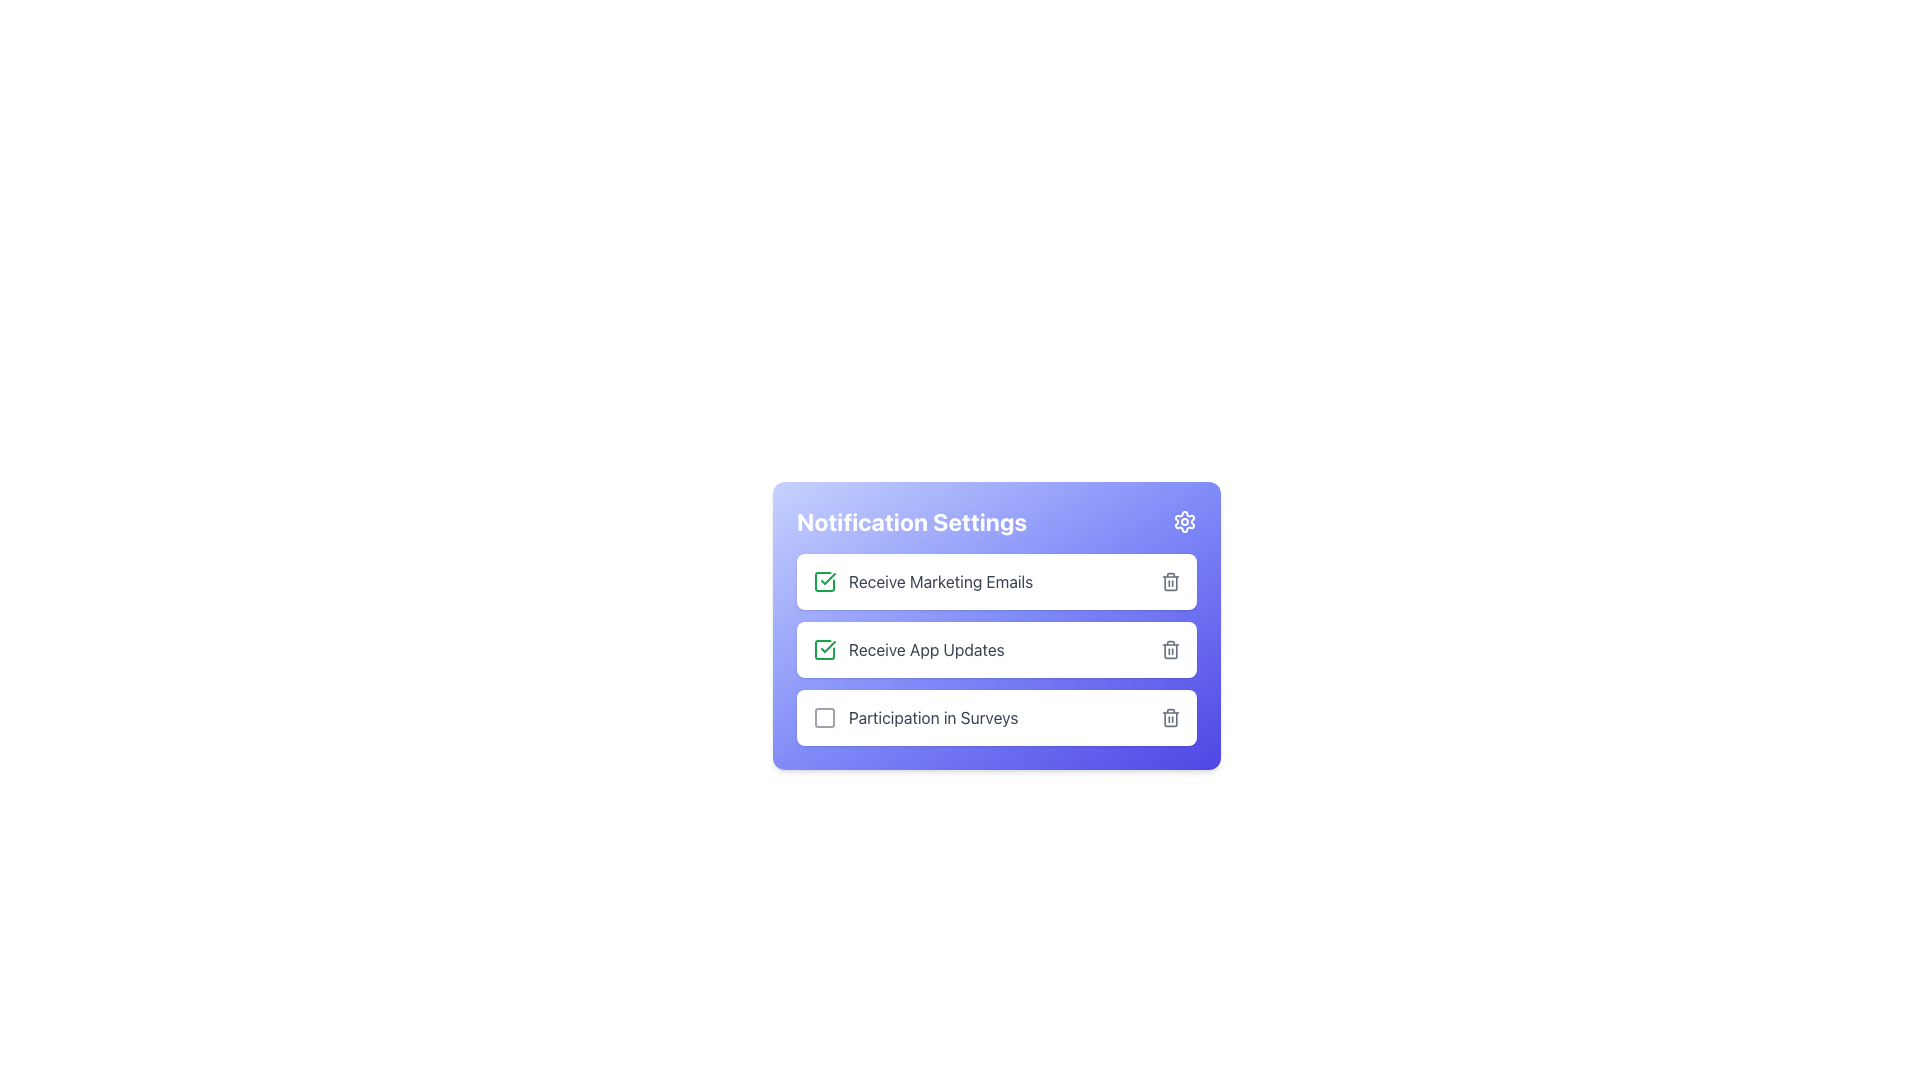  What do you see at coordinates (825, 650) in the screenshot?
I see `the green-outlined checkbox icon with a checkmark located to the left of the 'Receive App Updates' label in the 'Notification Settings' section` at bounding box center [825, 650].